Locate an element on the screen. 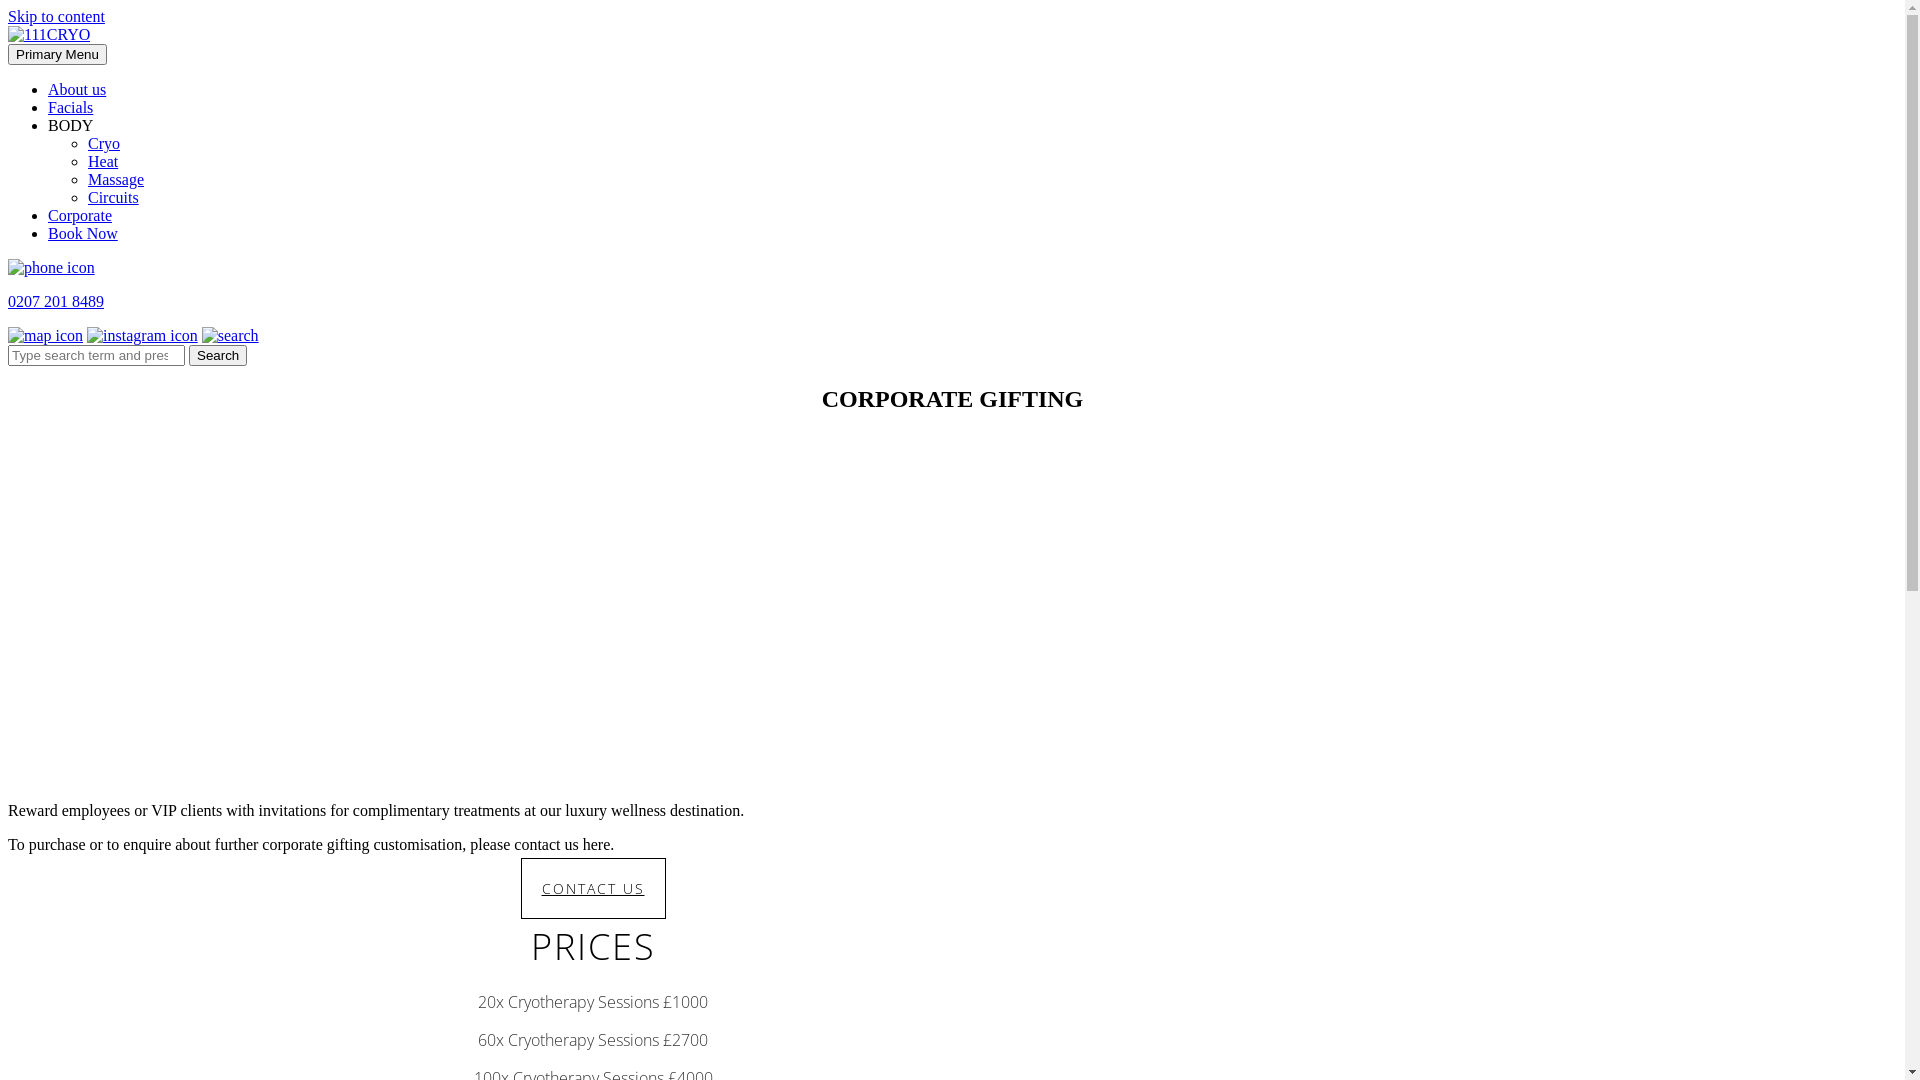 This screenshot has height=1080, width=1920. 'Massage' is located at coordinates (86, 178).